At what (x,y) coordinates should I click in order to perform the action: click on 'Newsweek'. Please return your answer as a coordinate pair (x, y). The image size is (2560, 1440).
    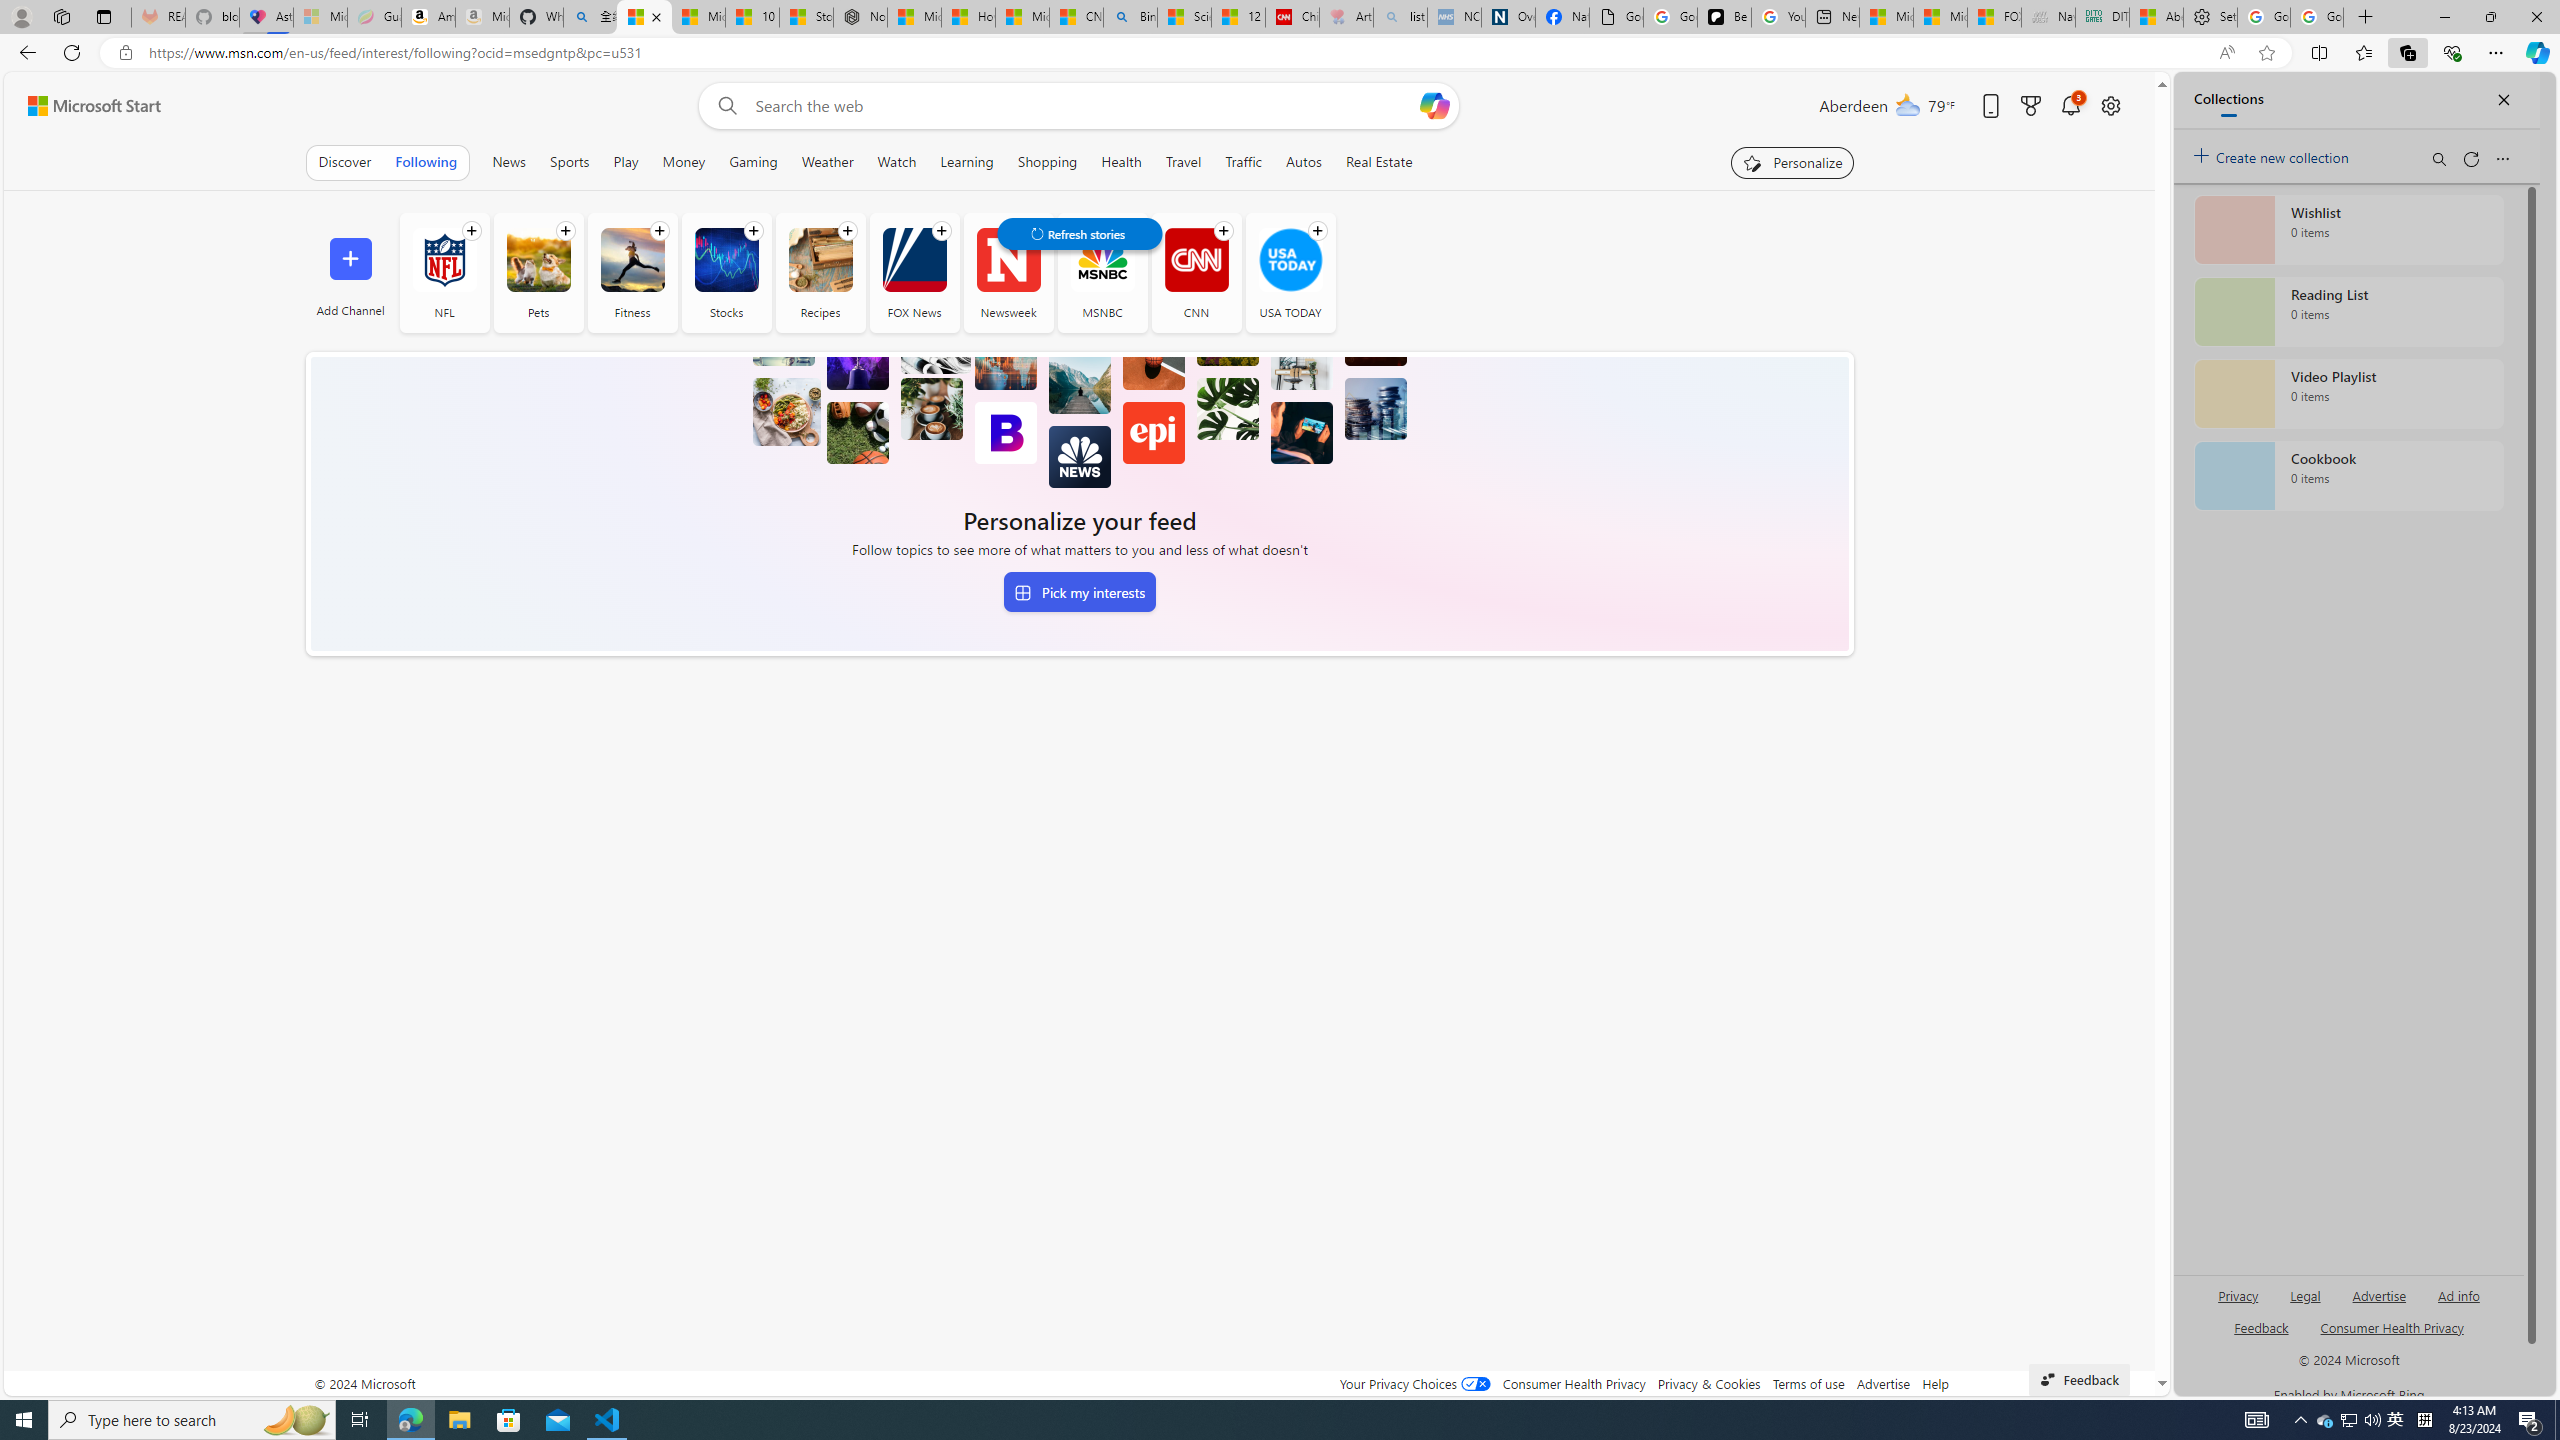
    Looking at the image, I should click on (1007, 271).